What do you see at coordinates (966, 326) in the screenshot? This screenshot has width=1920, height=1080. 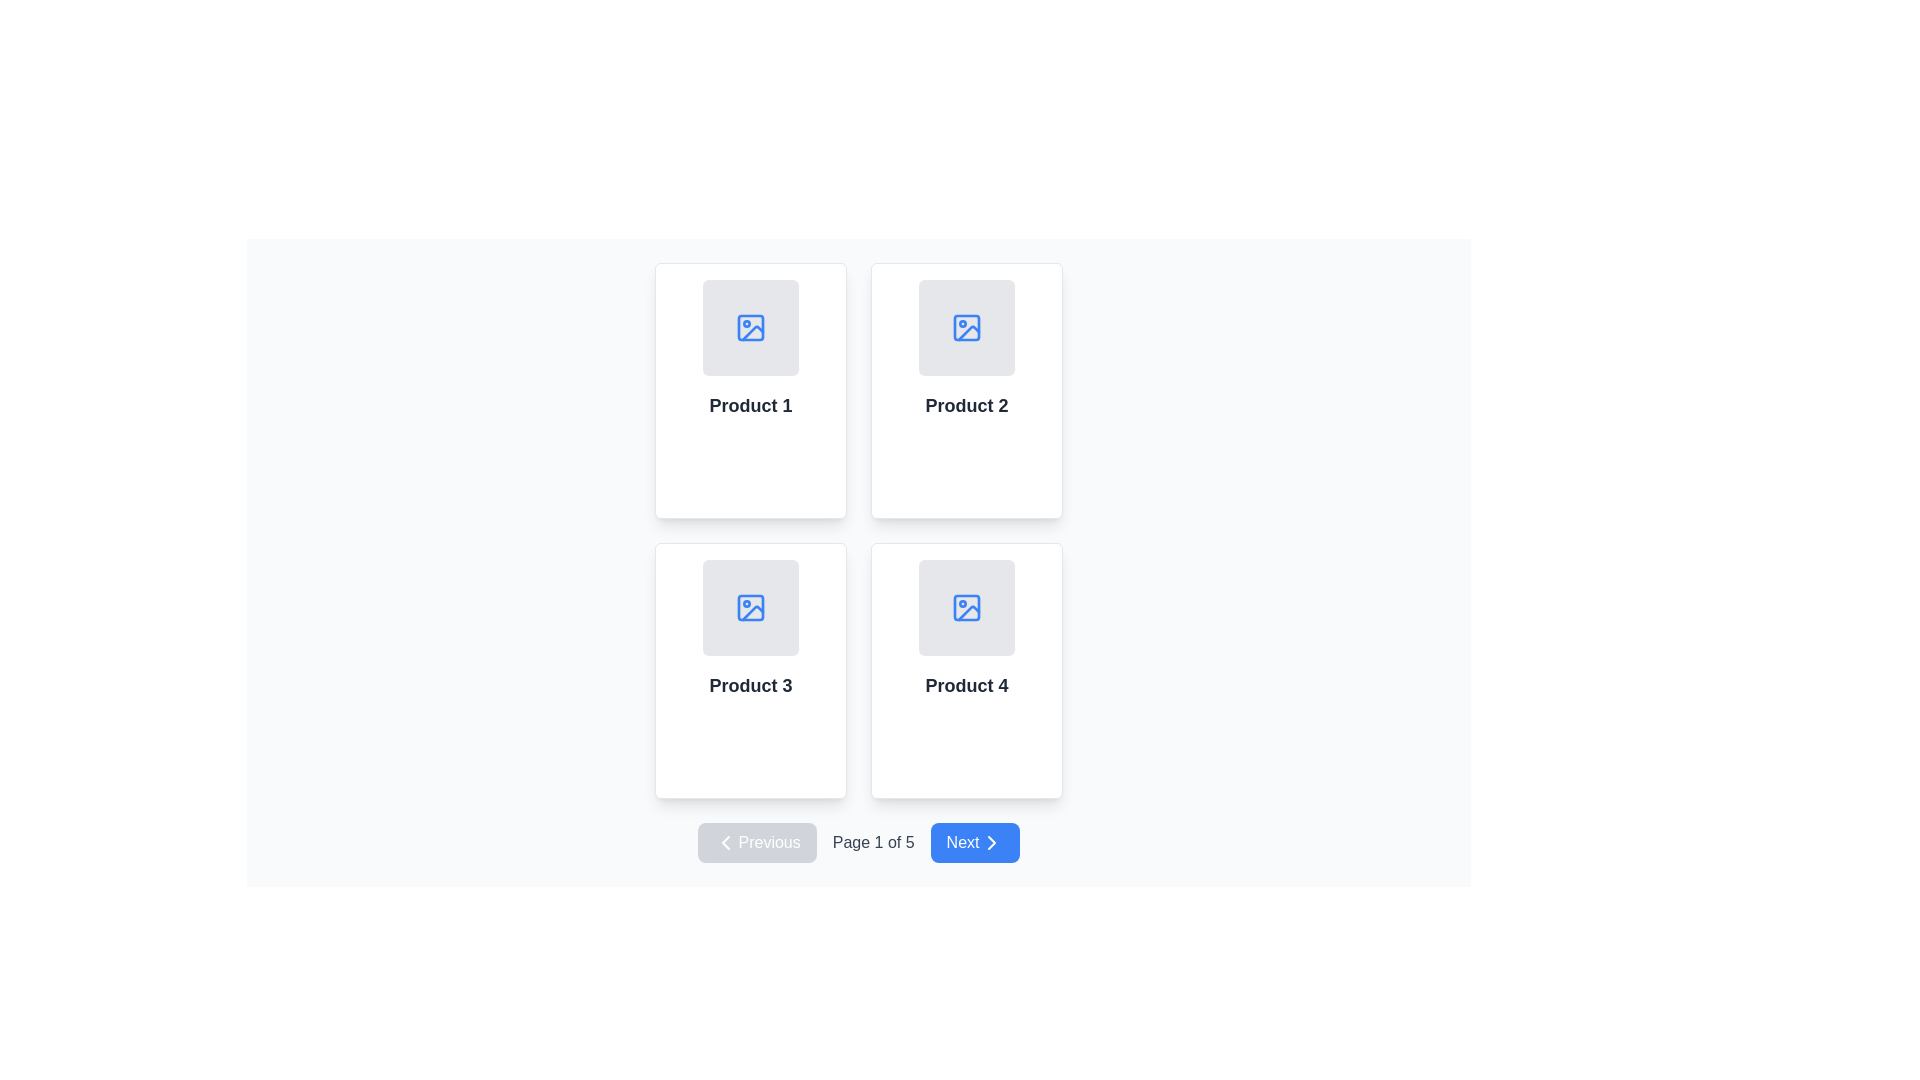 I see `the blue image symbol icon resembling a mountain with a sun, located in the top right tile labeled 'Product 2'` at bounding box center [966, 326].